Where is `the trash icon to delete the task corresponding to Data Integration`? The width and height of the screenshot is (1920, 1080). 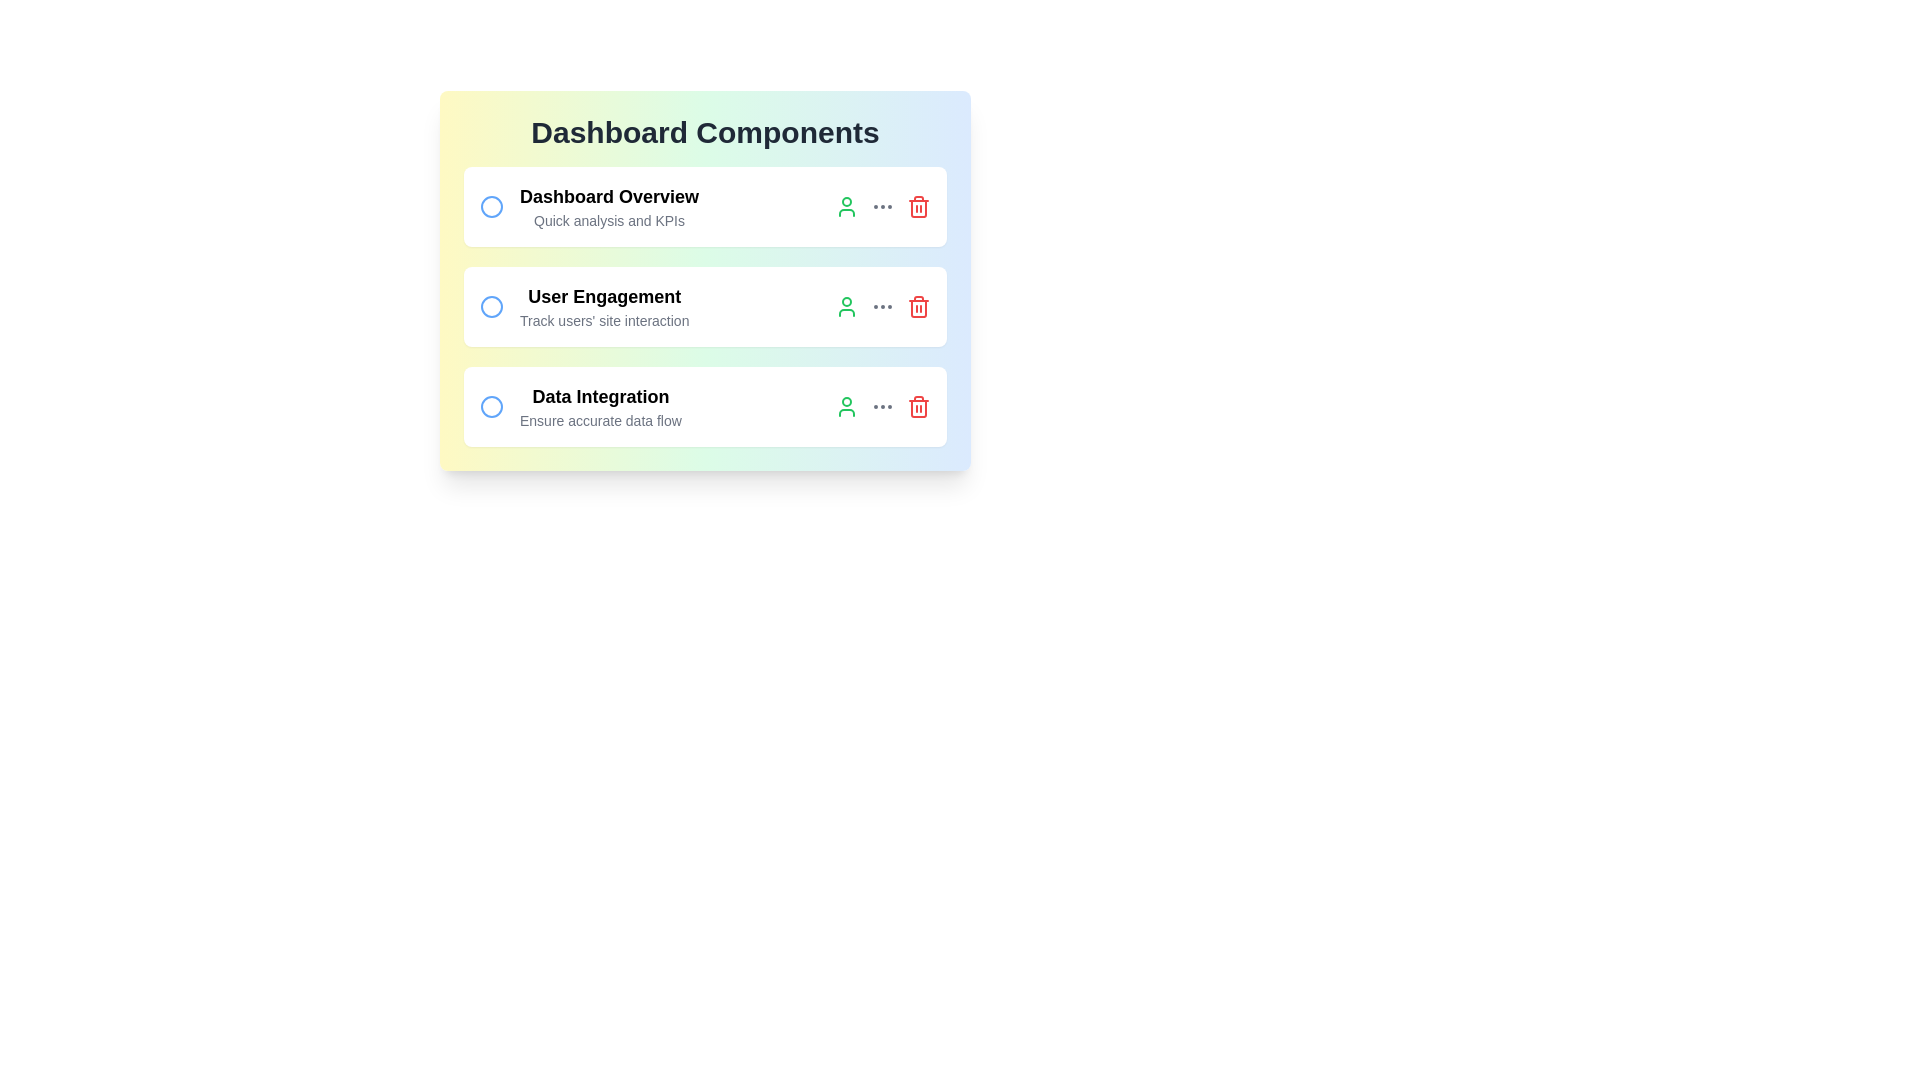 the trash icon to delete the task corresponding to Data Integration is located at coordinates (917, 406).